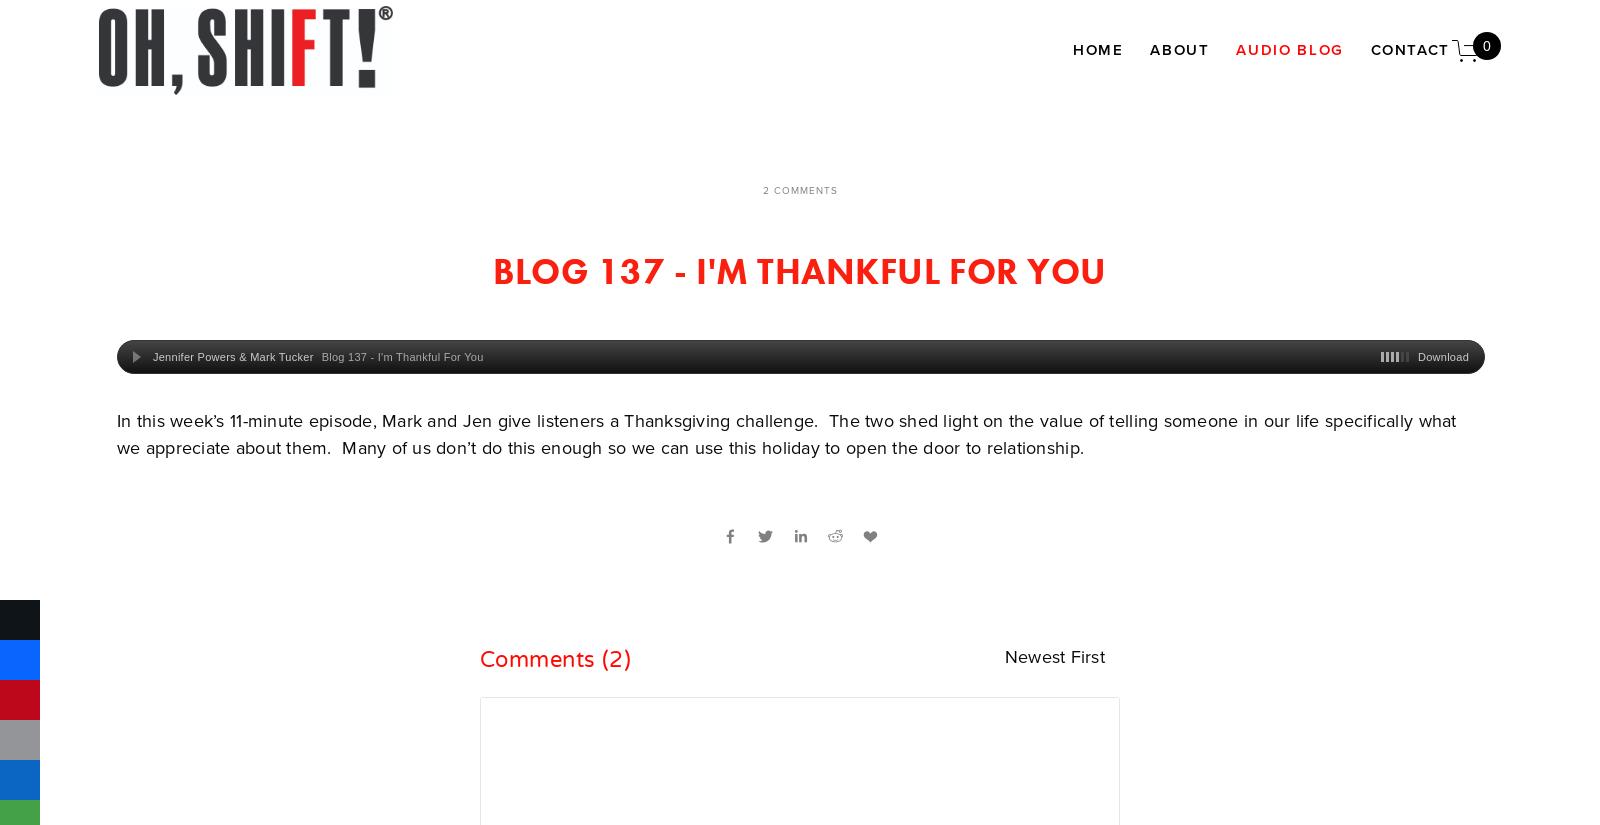 This screenshot has width=1600, height=825. What do you see at coordinates (1003, 655) in the screenshot?
I see `'Newest First'` at bounding box center [1003, 655].